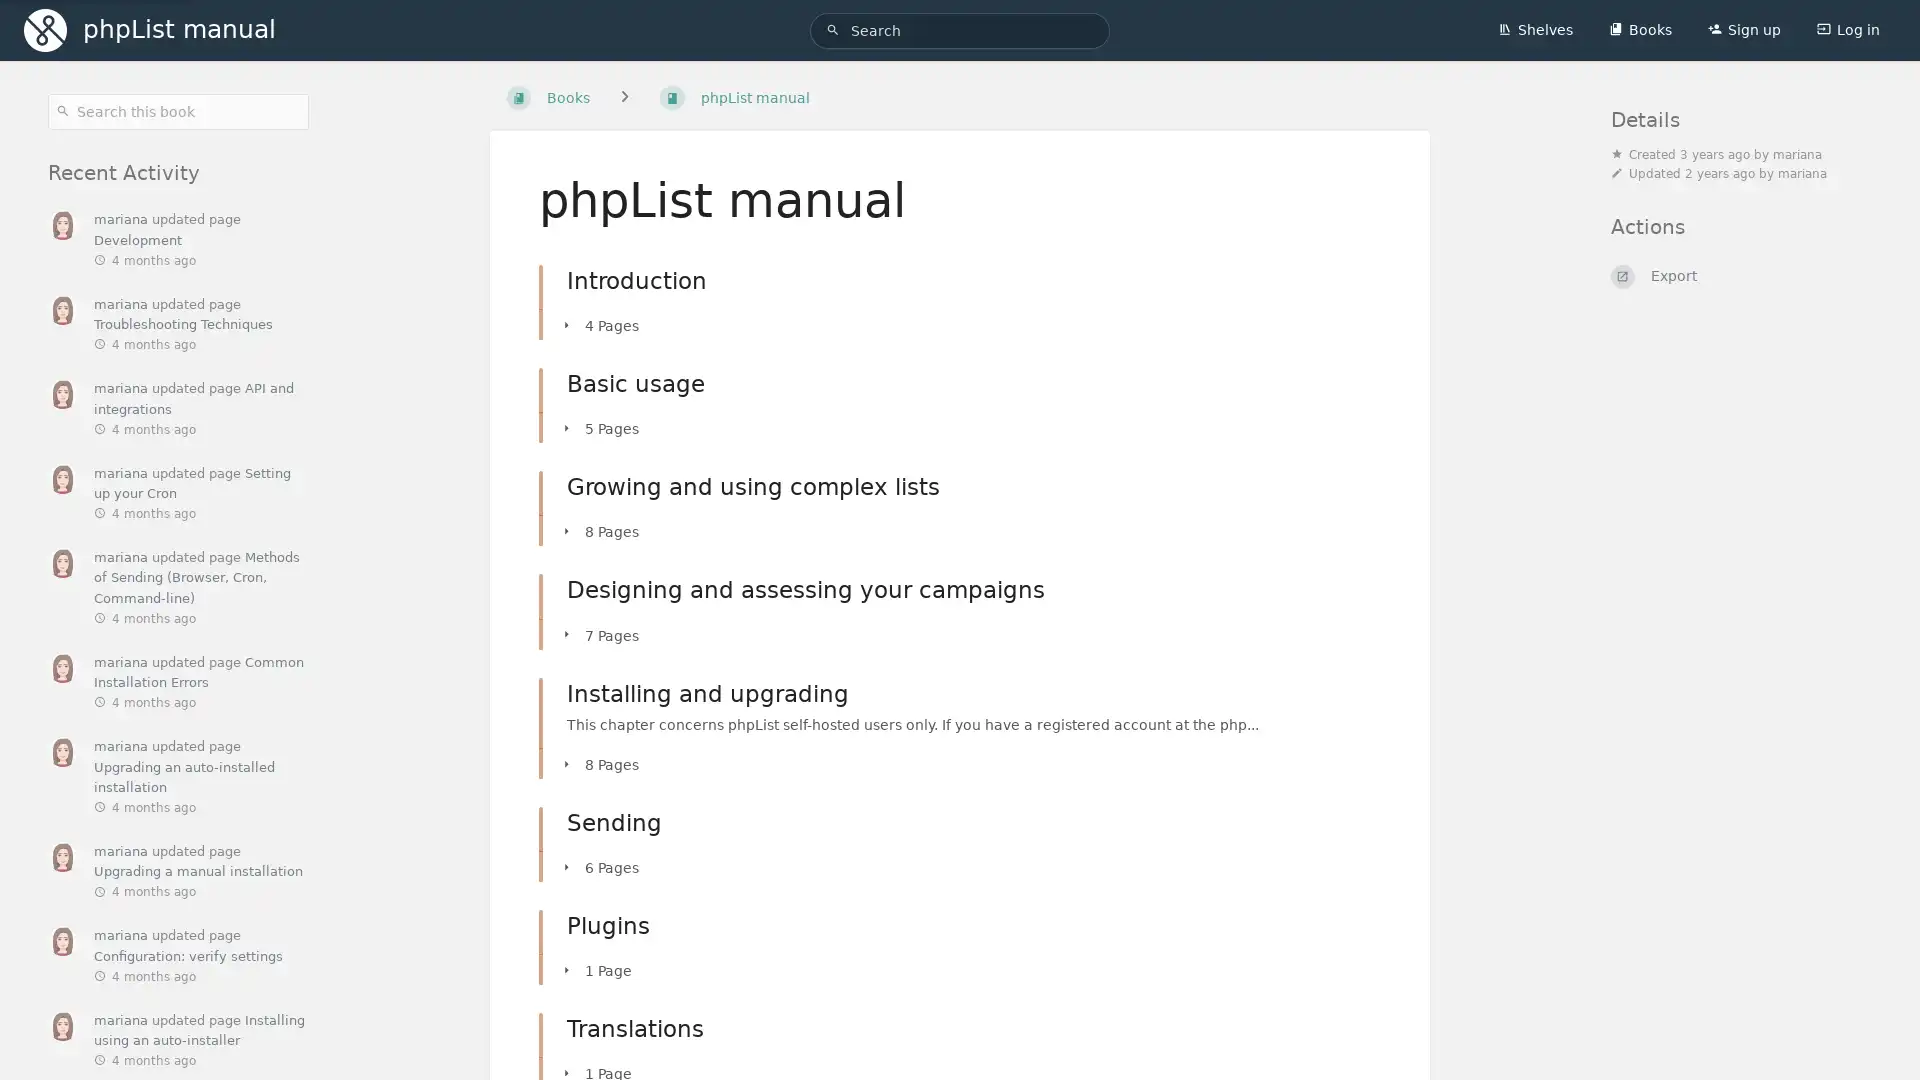 This screenshot has height=1080, width=1920. I want to click on 8 Pages, so click(960, 529).